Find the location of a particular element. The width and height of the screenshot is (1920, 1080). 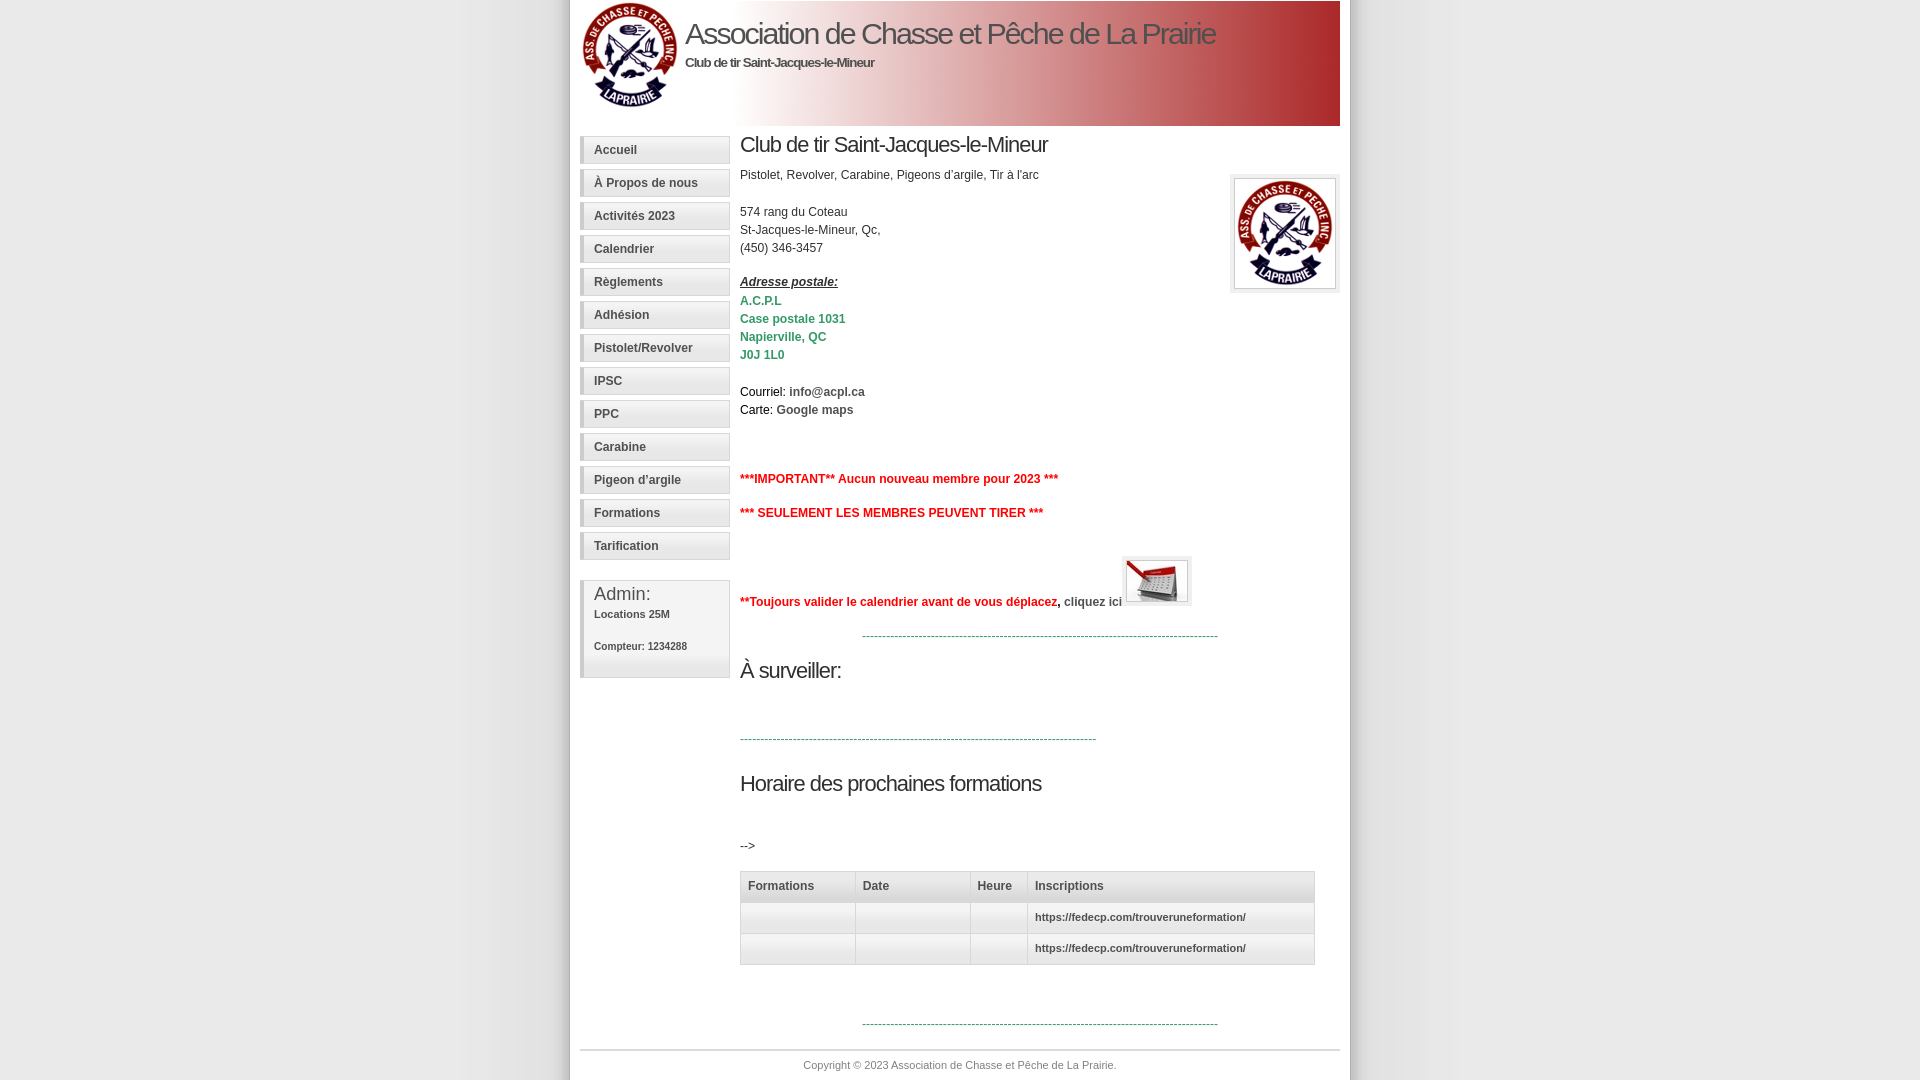

'PPC' is located at coordinates (654, 412).